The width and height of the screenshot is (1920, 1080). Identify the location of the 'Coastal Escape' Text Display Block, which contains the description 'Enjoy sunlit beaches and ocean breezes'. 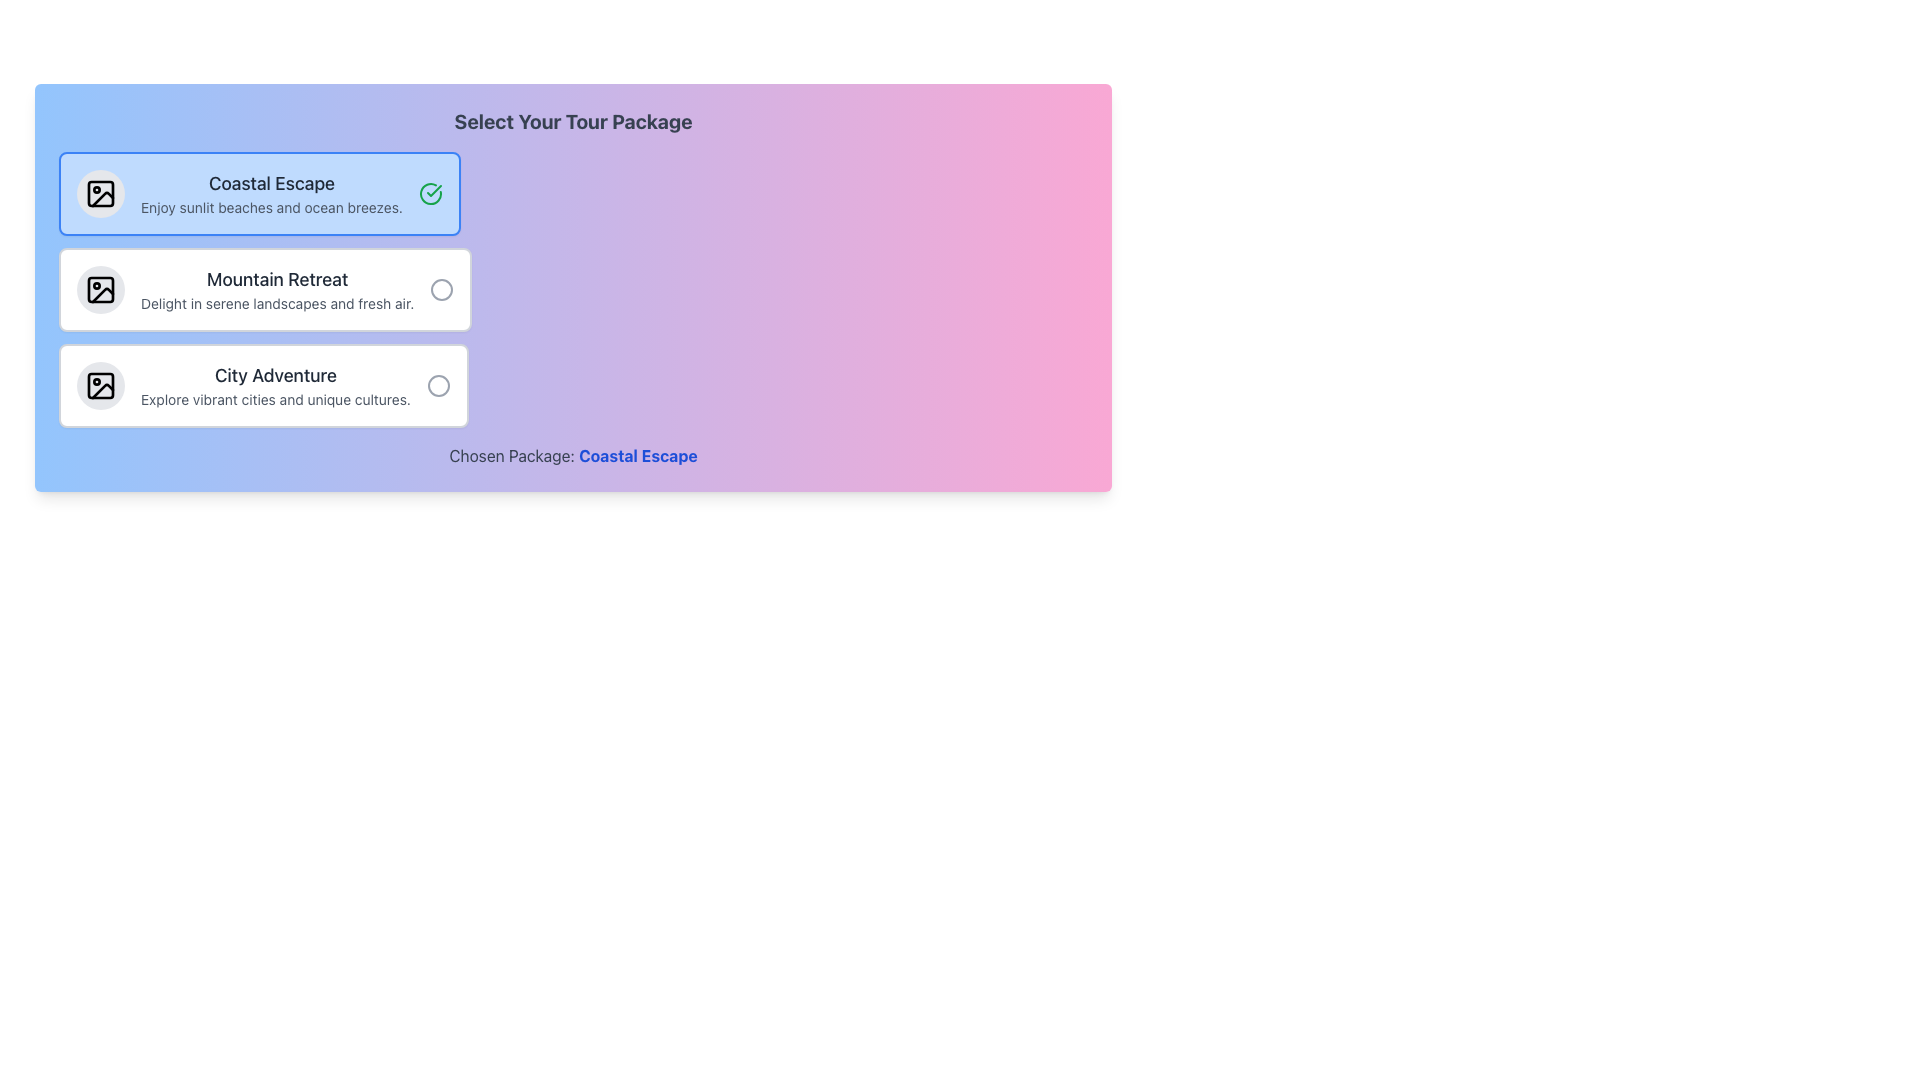
(270, 193).